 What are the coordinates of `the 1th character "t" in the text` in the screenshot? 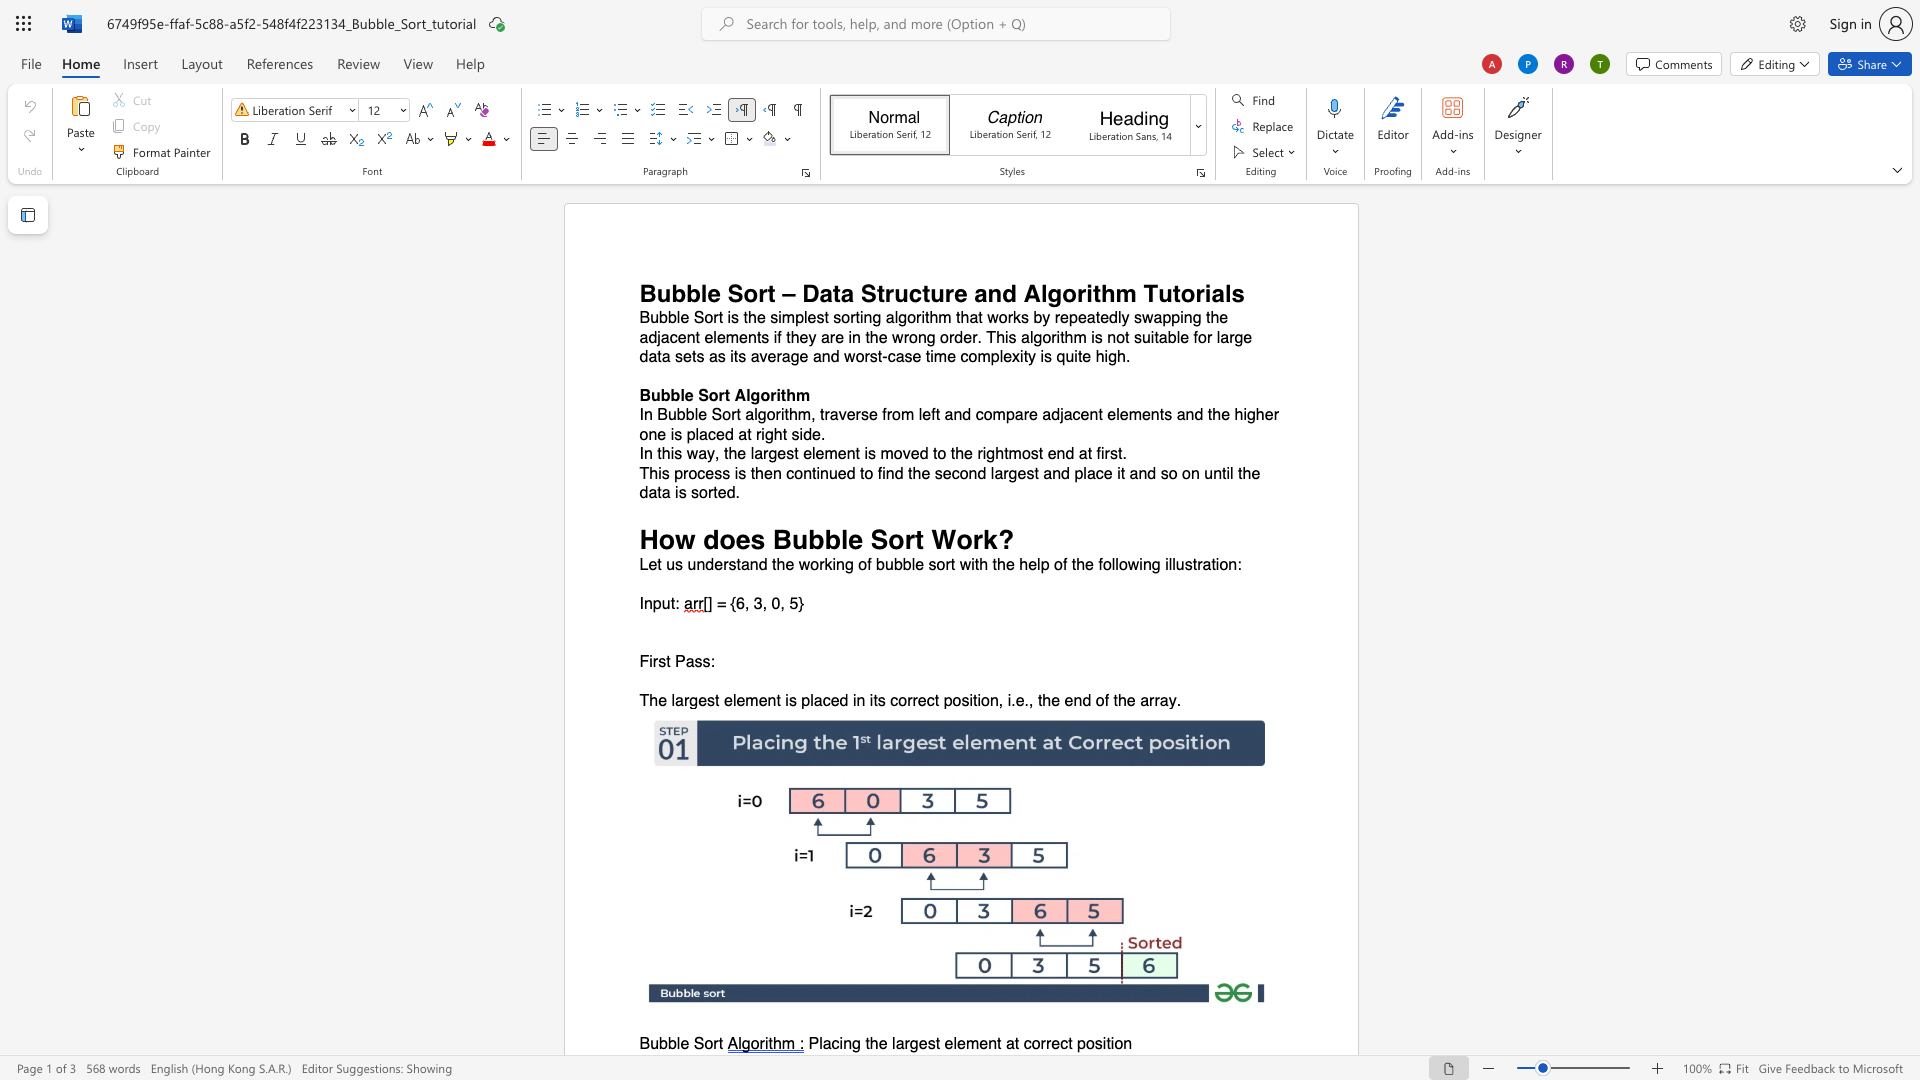 It's located at (668, 662).